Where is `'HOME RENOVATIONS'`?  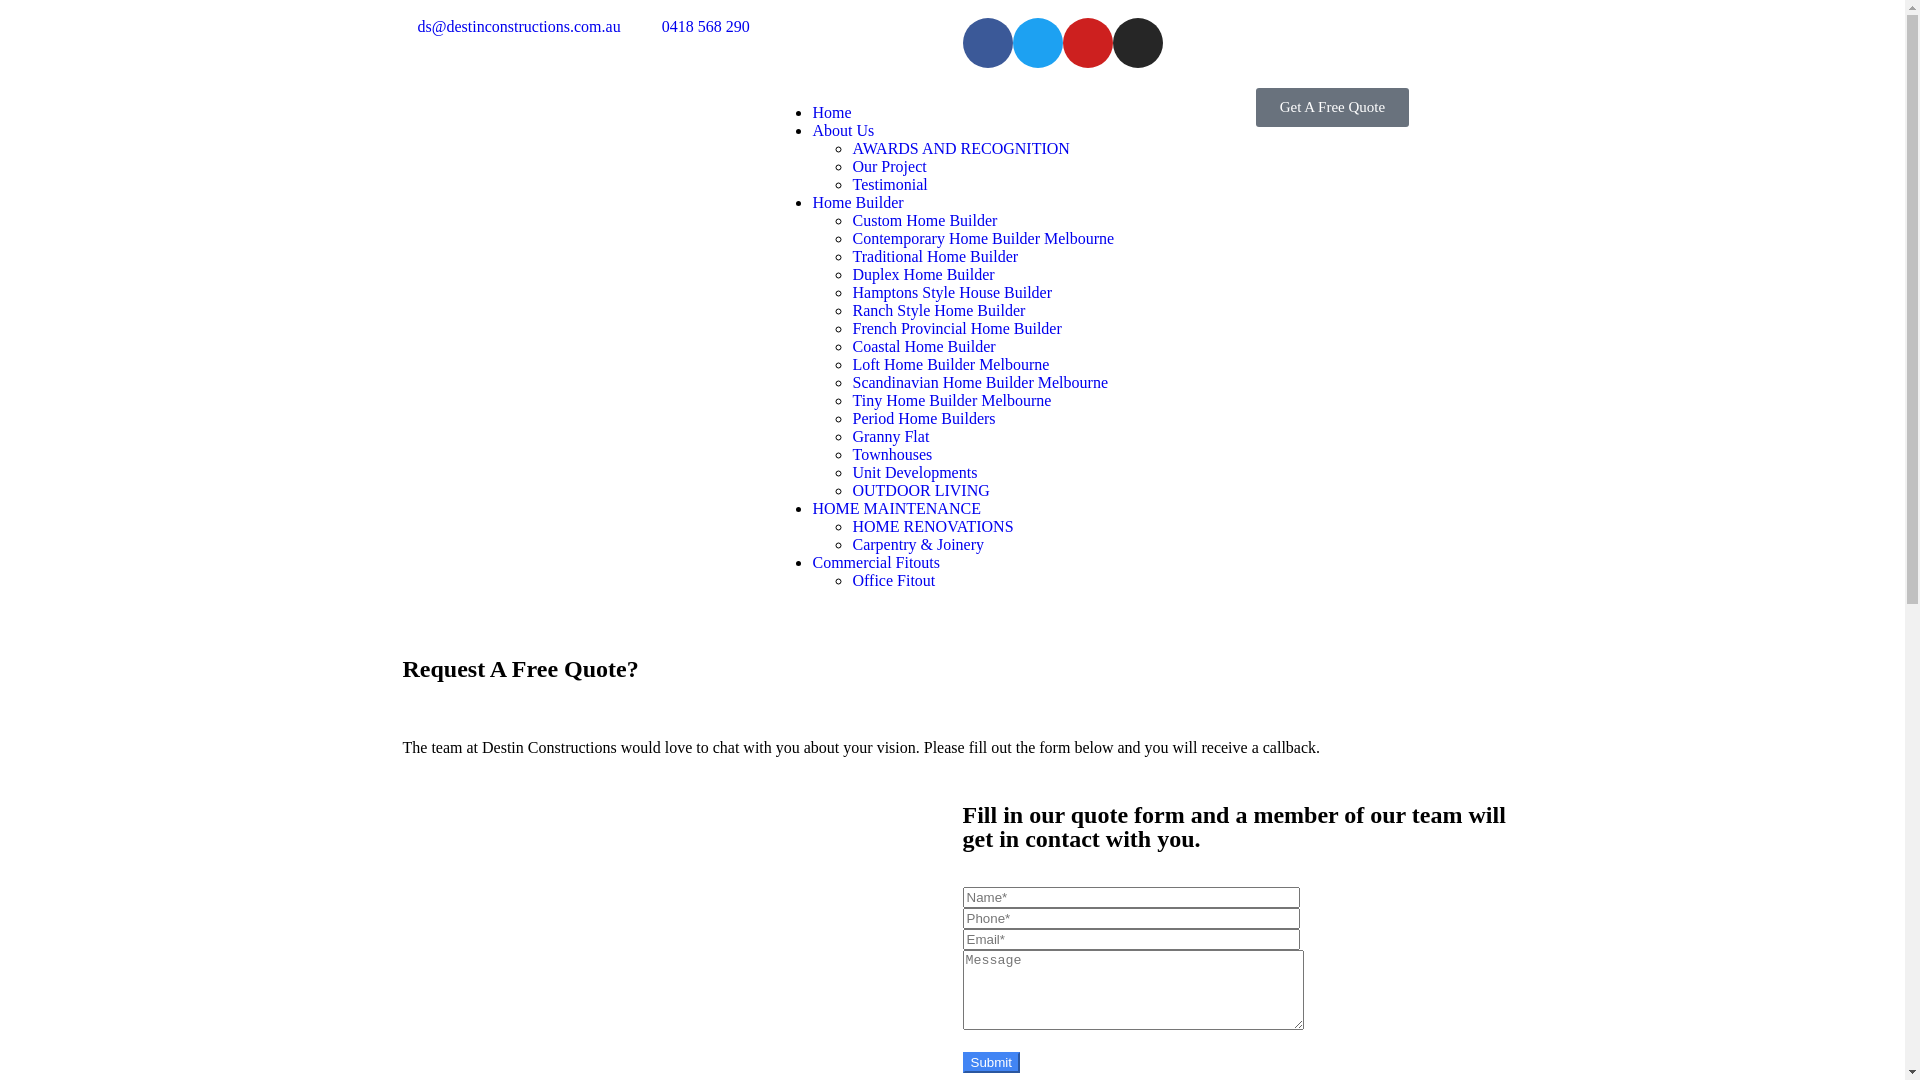
'HOME RENOVATIONS' is located at coordinates (931, 525).